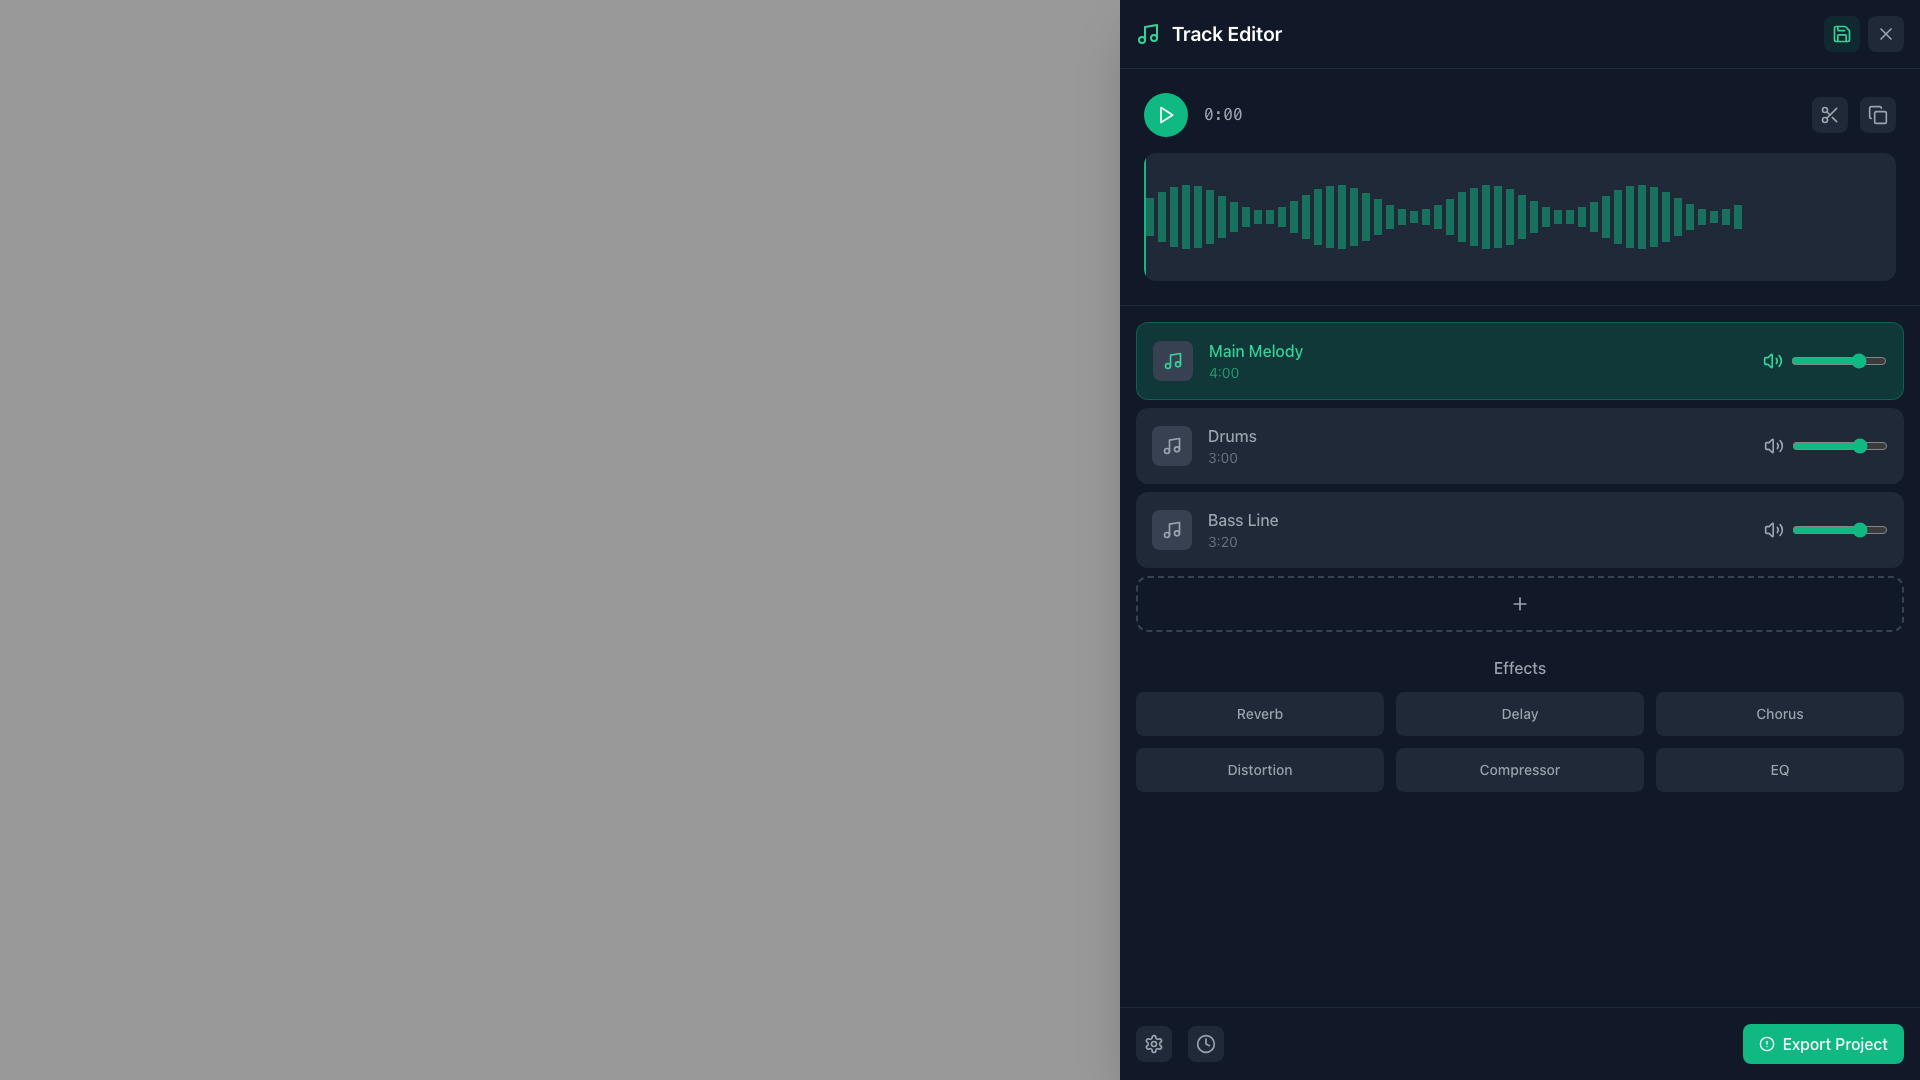  Describe the element at coordinates (1400, 216) in the screenshot. I see `the 23rd waveform bar` at that location.